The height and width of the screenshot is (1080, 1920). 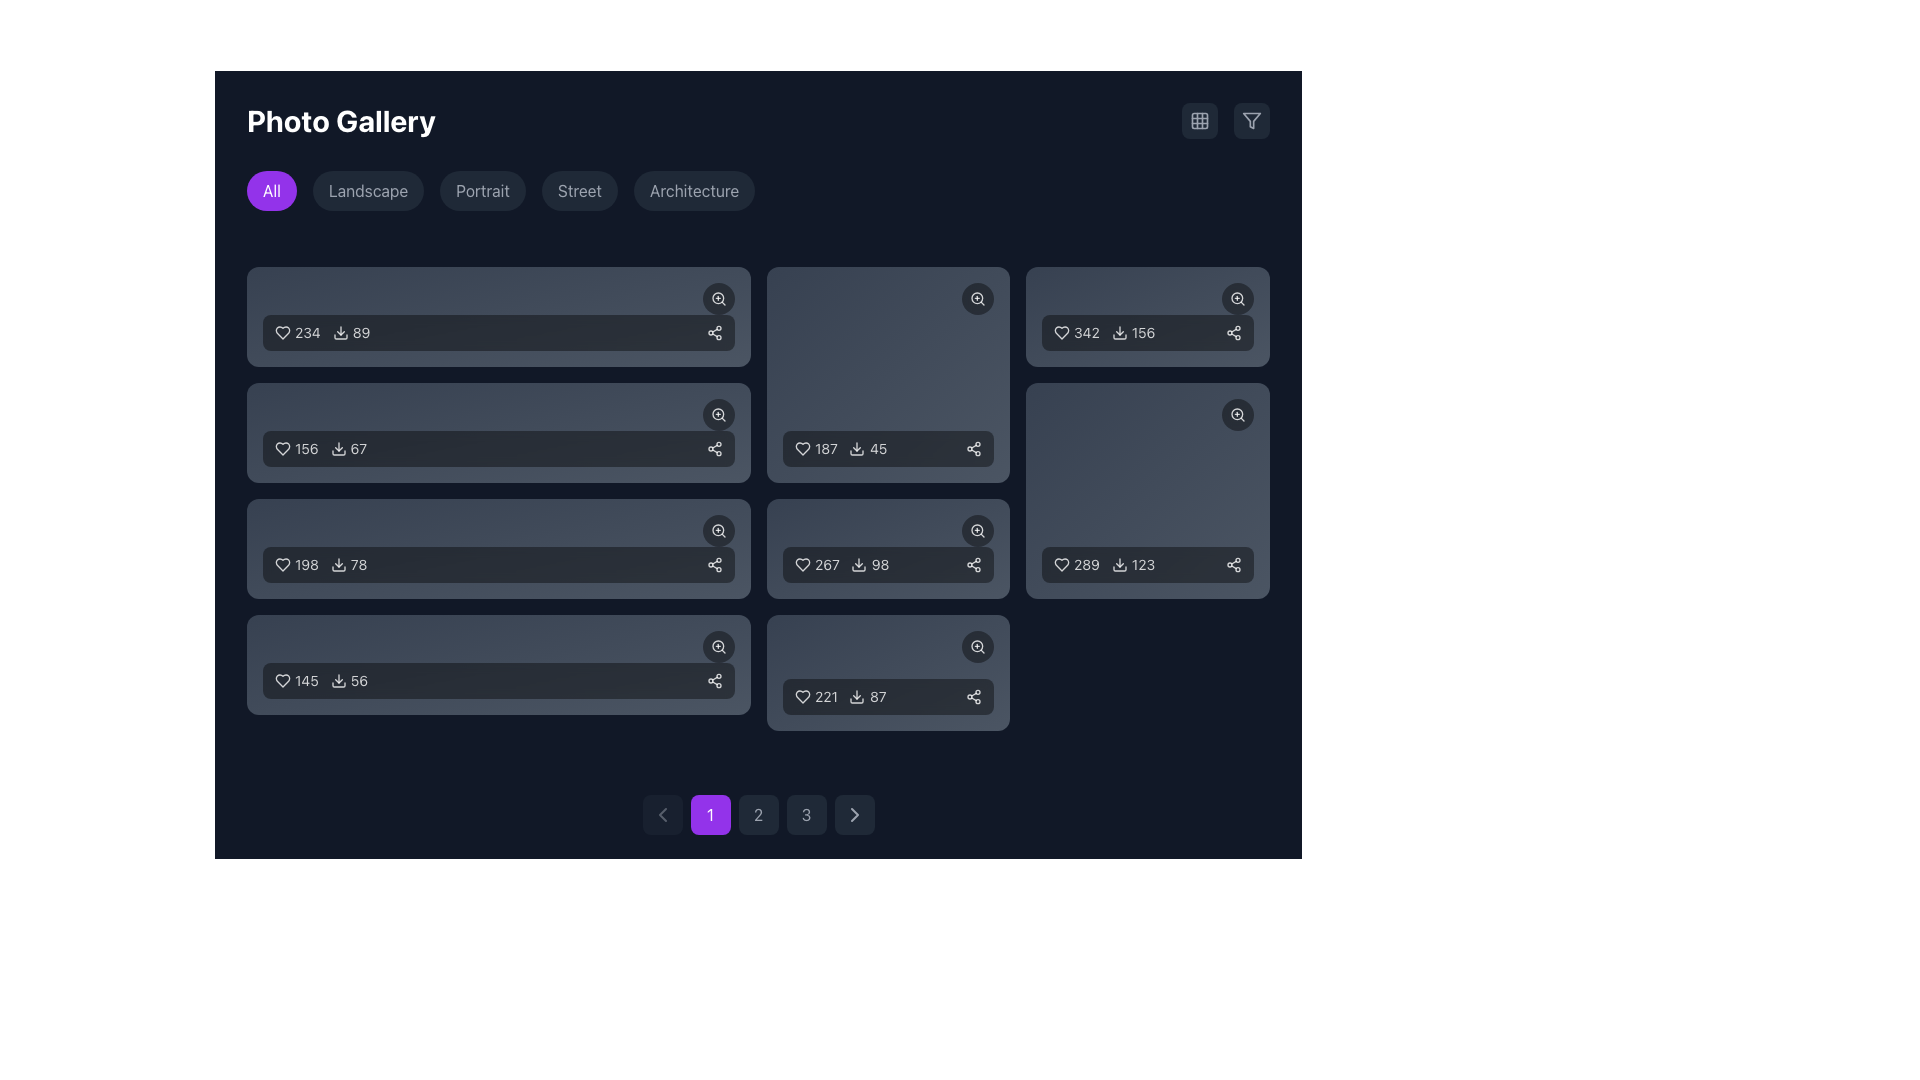 What do you see at coordinates (1148, 331) in the screenshot?
I see `the Info display tile located on the right-hand side in the second row from the top, first column from the right, which displays popularity metrics for a specific item` at bounding box center [1148, 331].